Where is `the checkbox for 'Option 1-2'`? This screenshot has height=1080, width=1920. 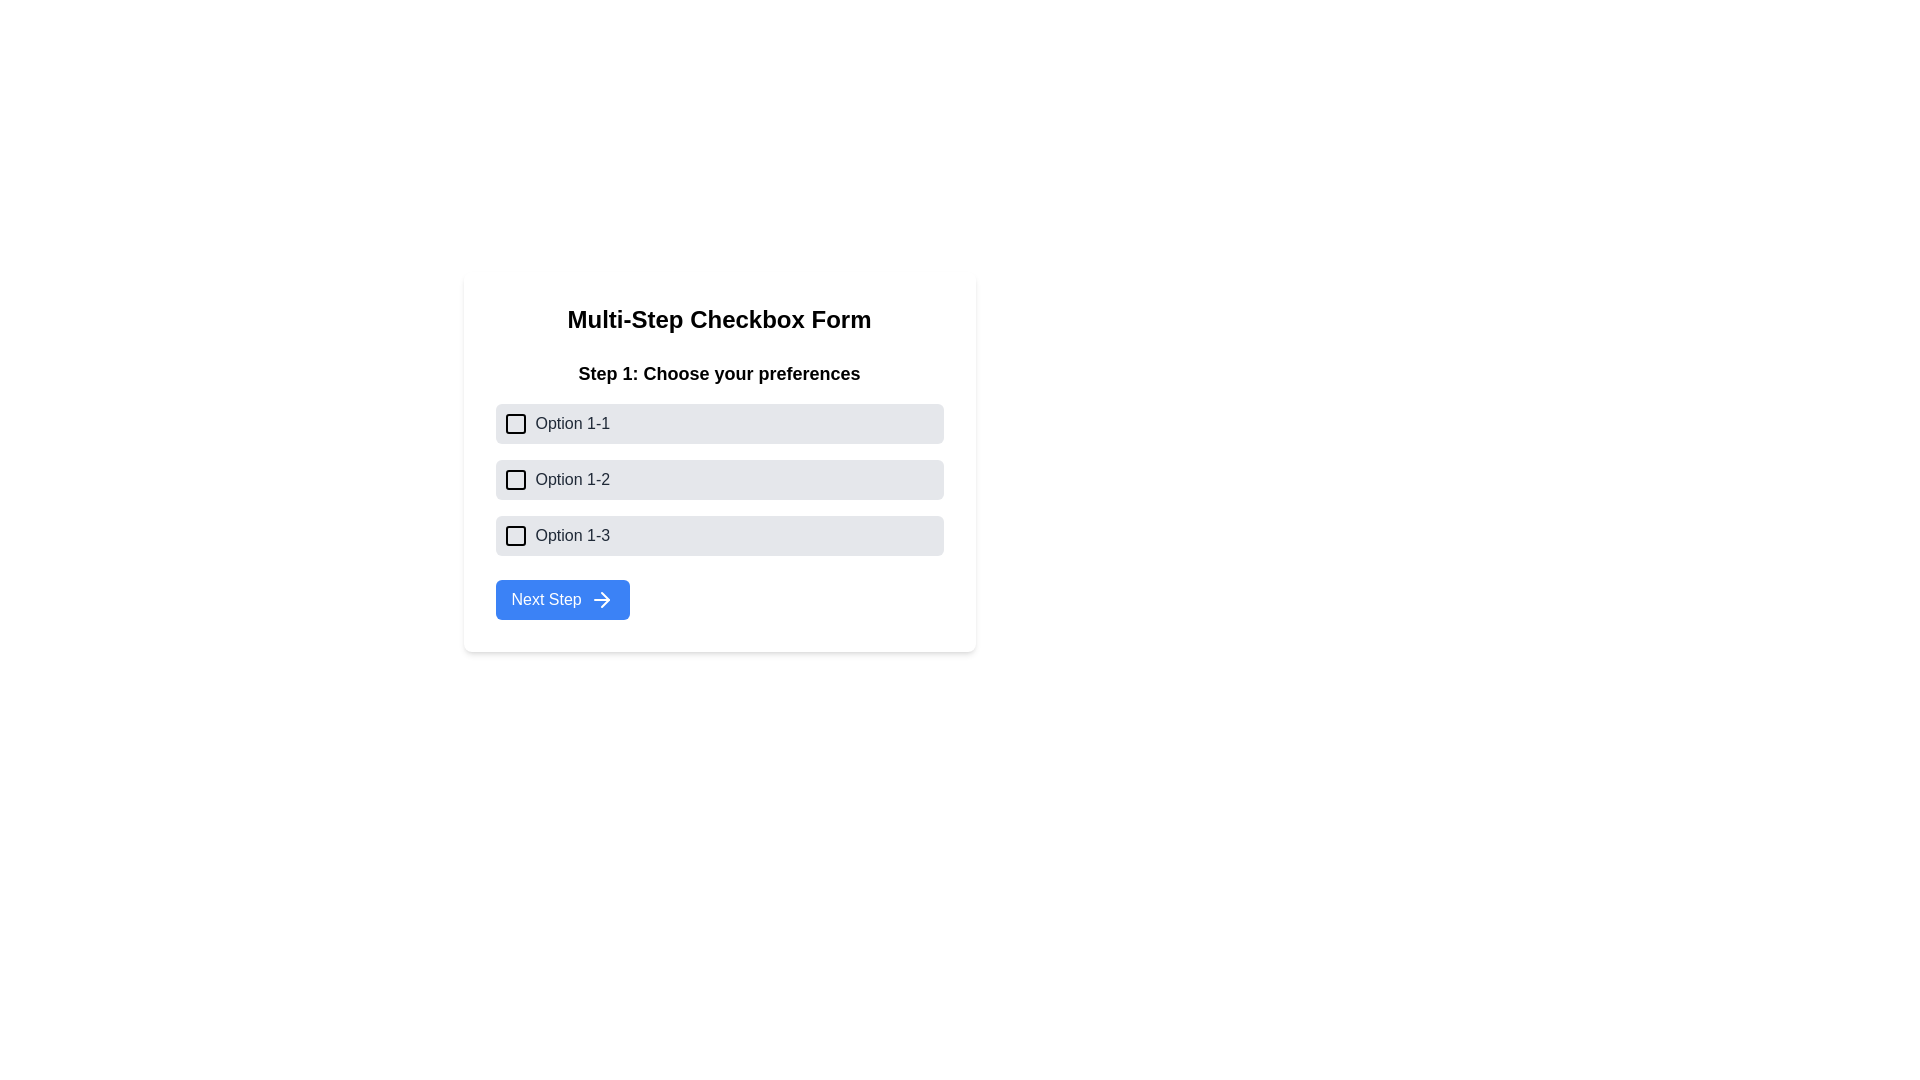 the checkbox for 'Option 1-2' is located at coordinates (515, 479).